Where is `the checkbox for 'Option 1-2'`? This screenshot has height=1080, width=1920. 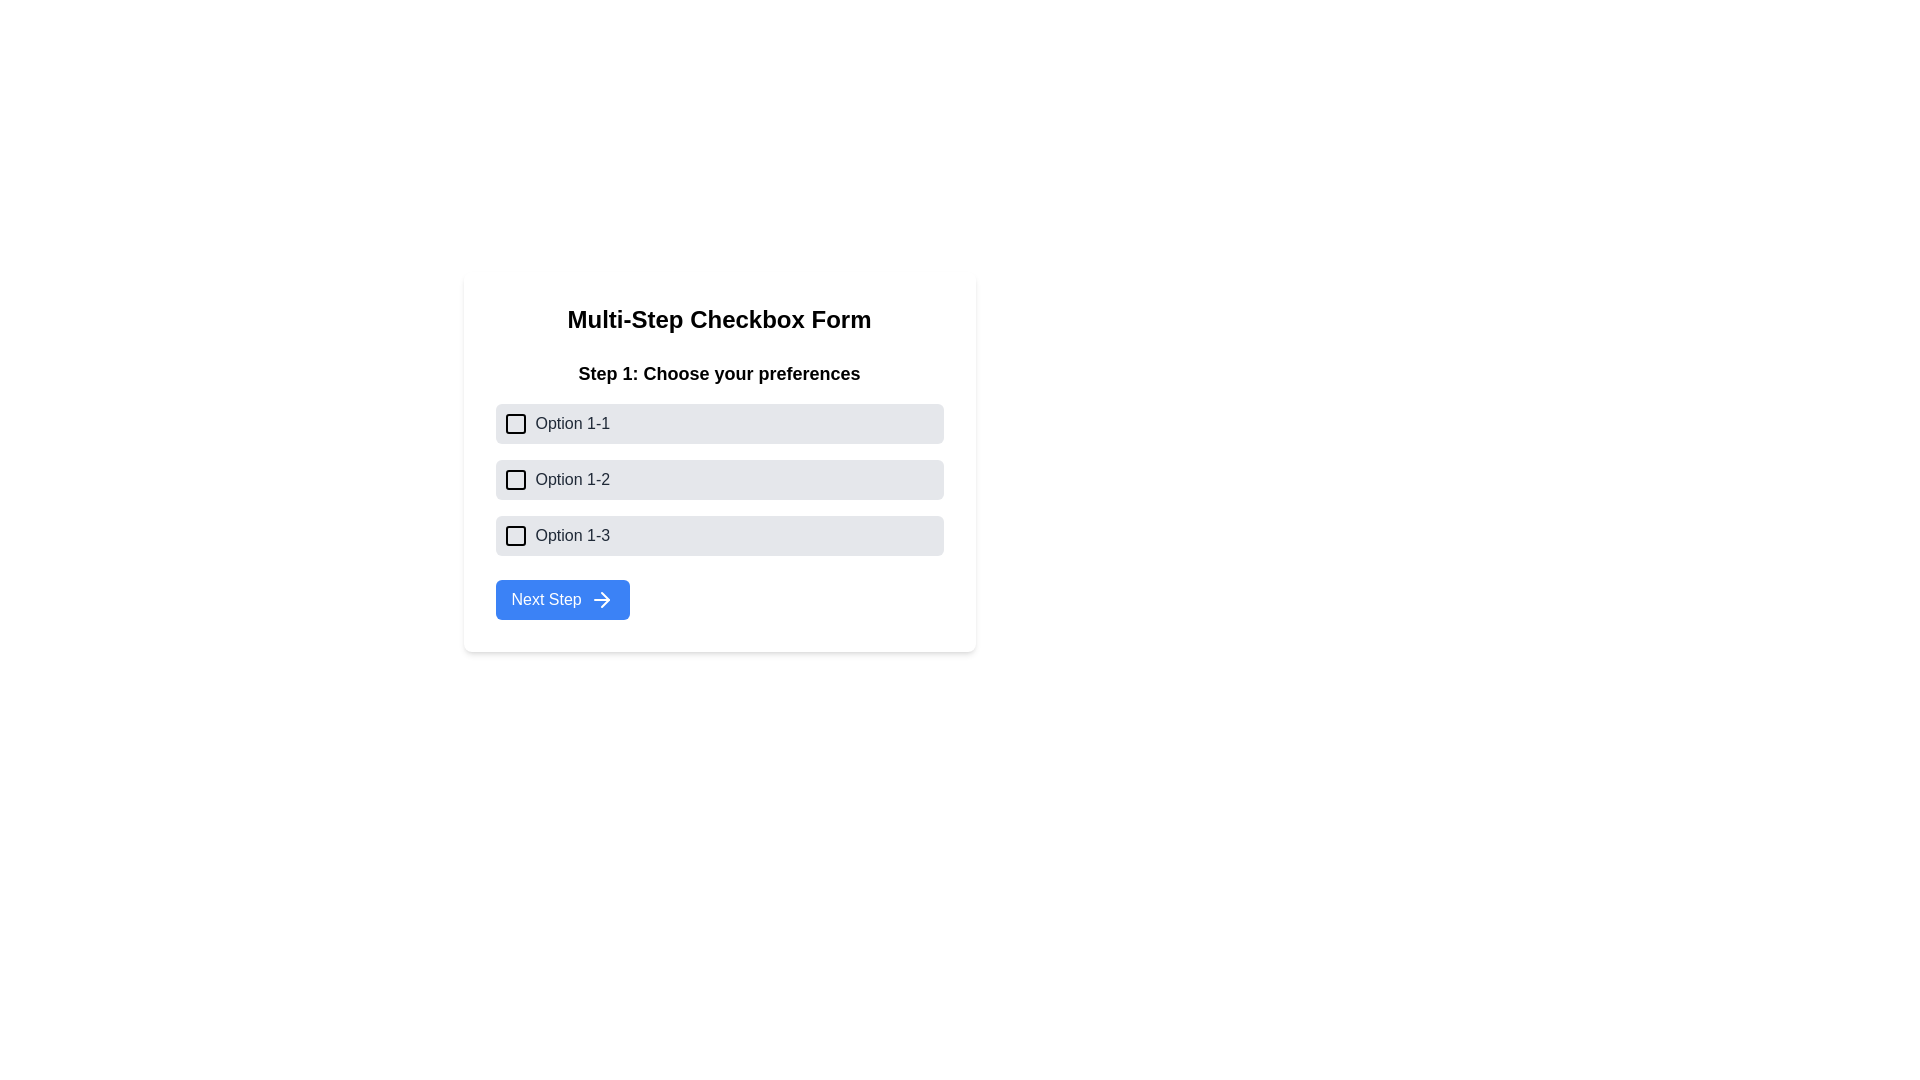 the checkbox for 'Option 1-2' is located at coordinates (515, 479).